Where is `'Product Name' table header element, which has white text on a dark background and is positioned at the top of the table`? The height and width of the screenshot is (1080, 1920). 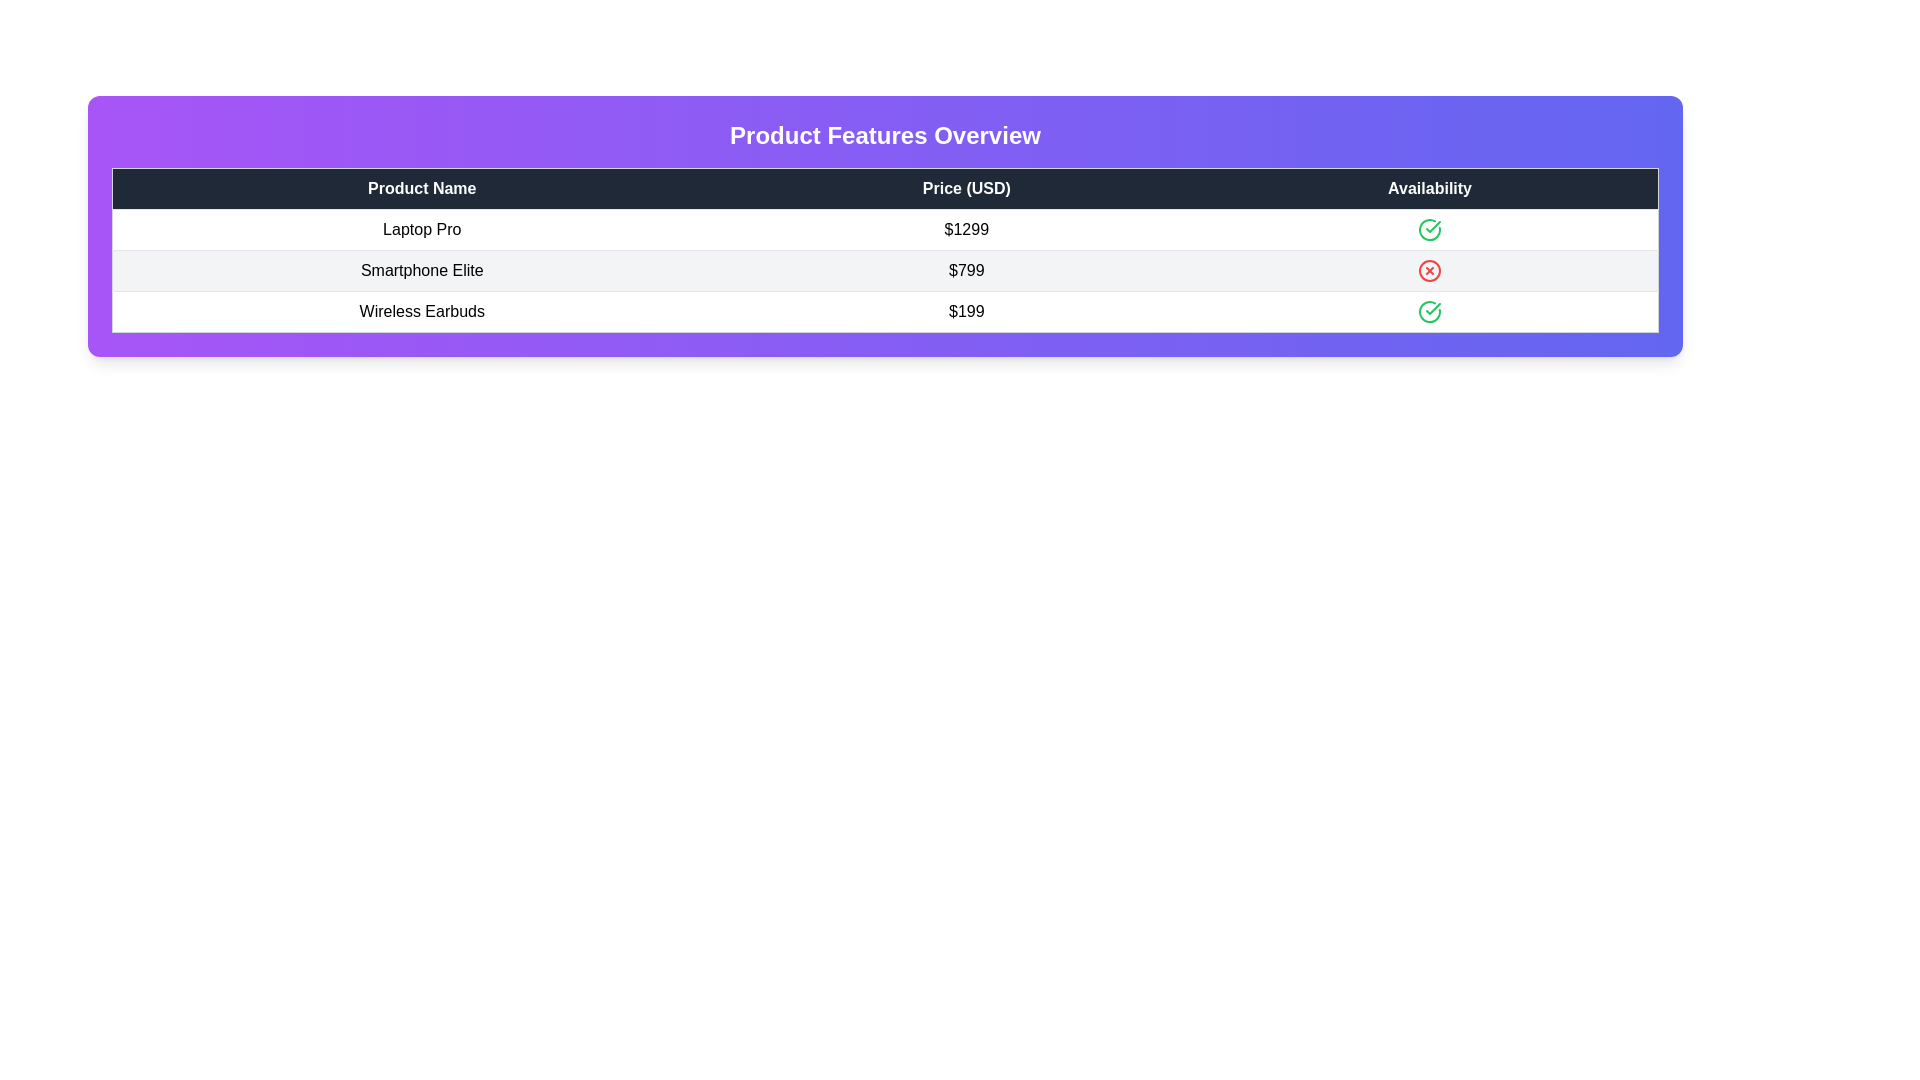
'Product Name' table header element, which has white text on a dark background and is positioned at the top of the table is located at coordinates (421, 189).